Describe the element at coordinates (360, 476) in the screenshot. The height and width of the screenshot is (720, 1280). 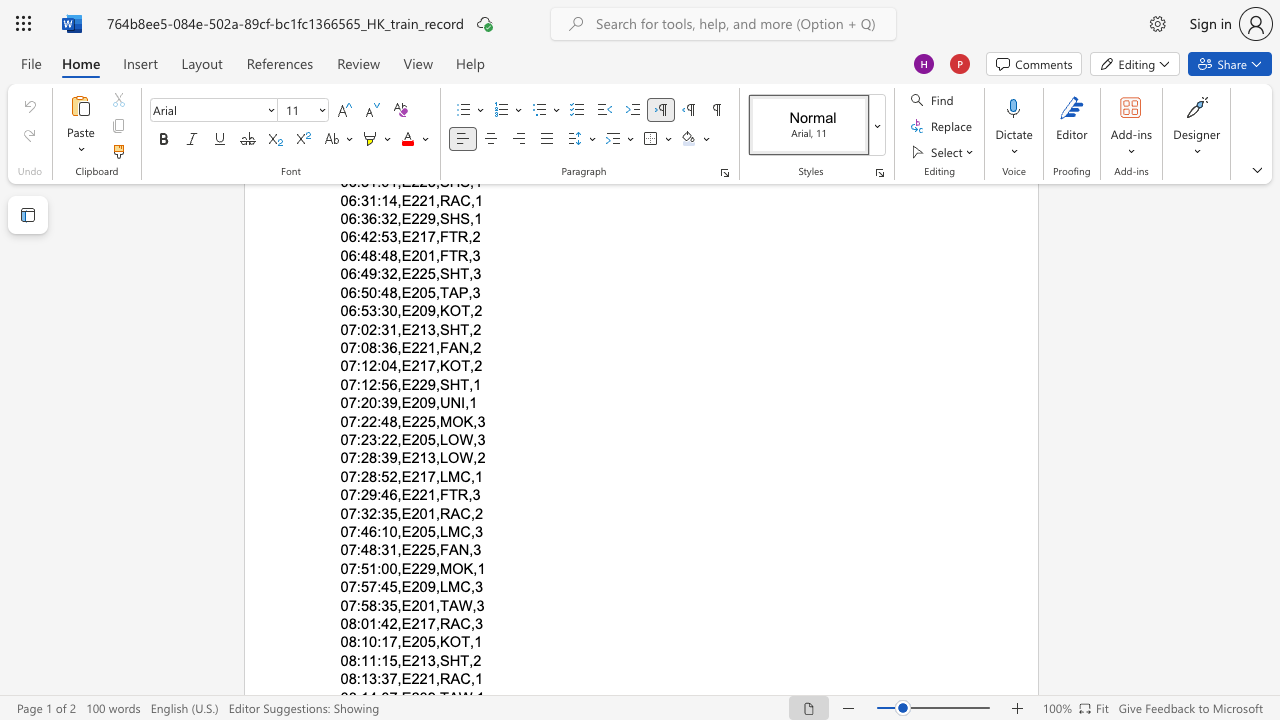
I see `the subset text "28" within the text "07:28:52,E217,LMC,1"` at that location.